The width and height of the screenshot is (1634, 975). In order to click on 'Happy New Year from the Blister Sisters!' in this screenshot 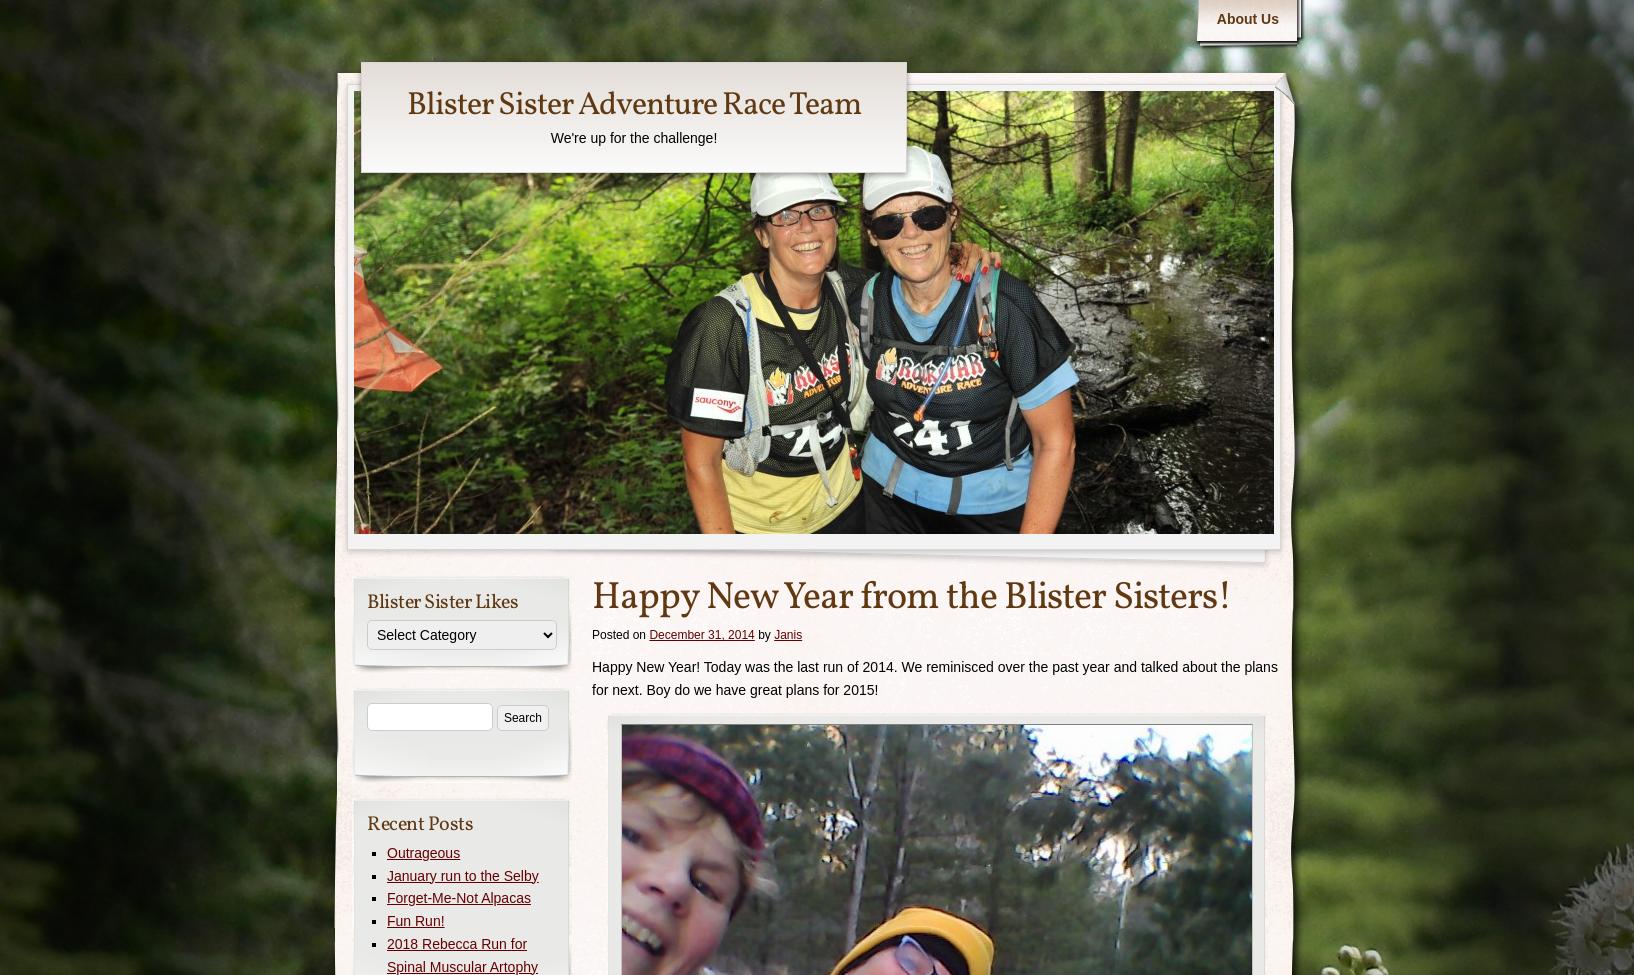, I will do `click(911, 597)`.